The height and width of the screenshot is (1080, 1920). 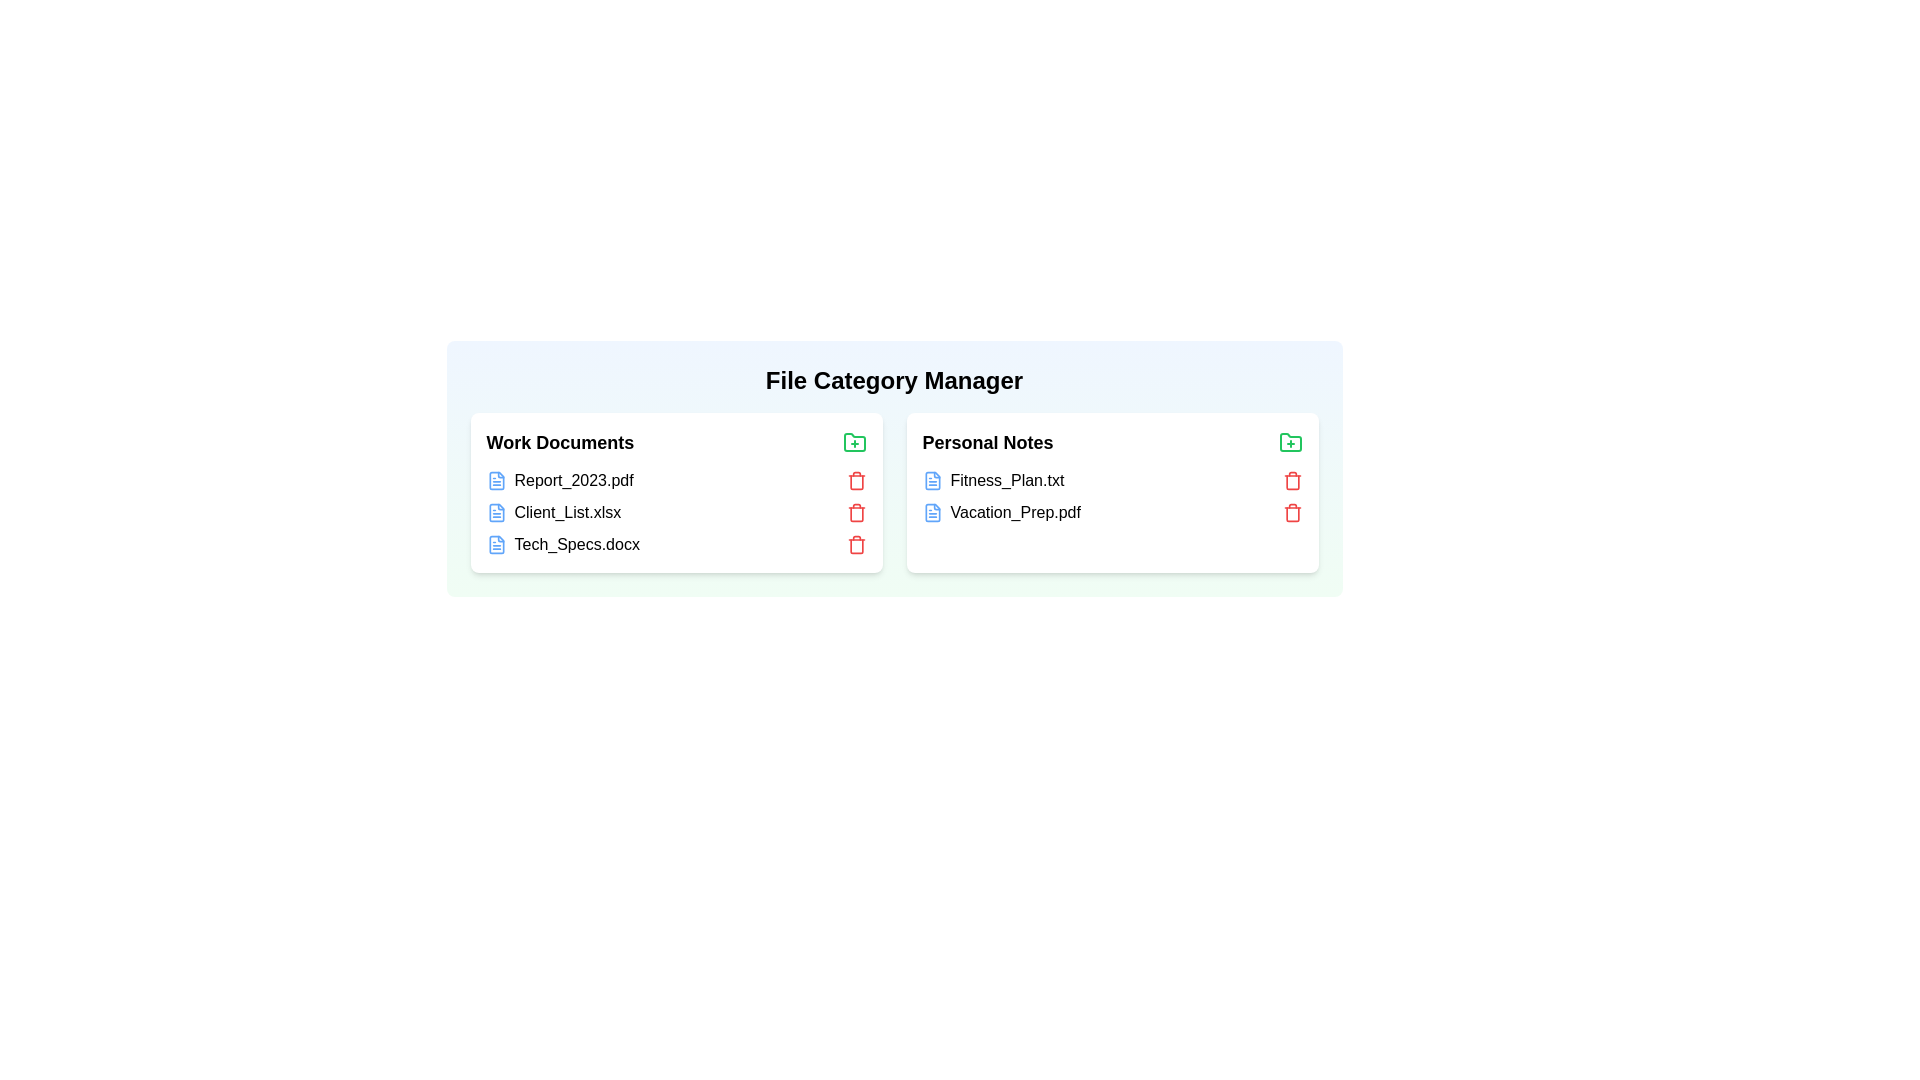 I want to click on the file named Client_List.xlsx in the category Work Documents, so click(x=560, y=511).